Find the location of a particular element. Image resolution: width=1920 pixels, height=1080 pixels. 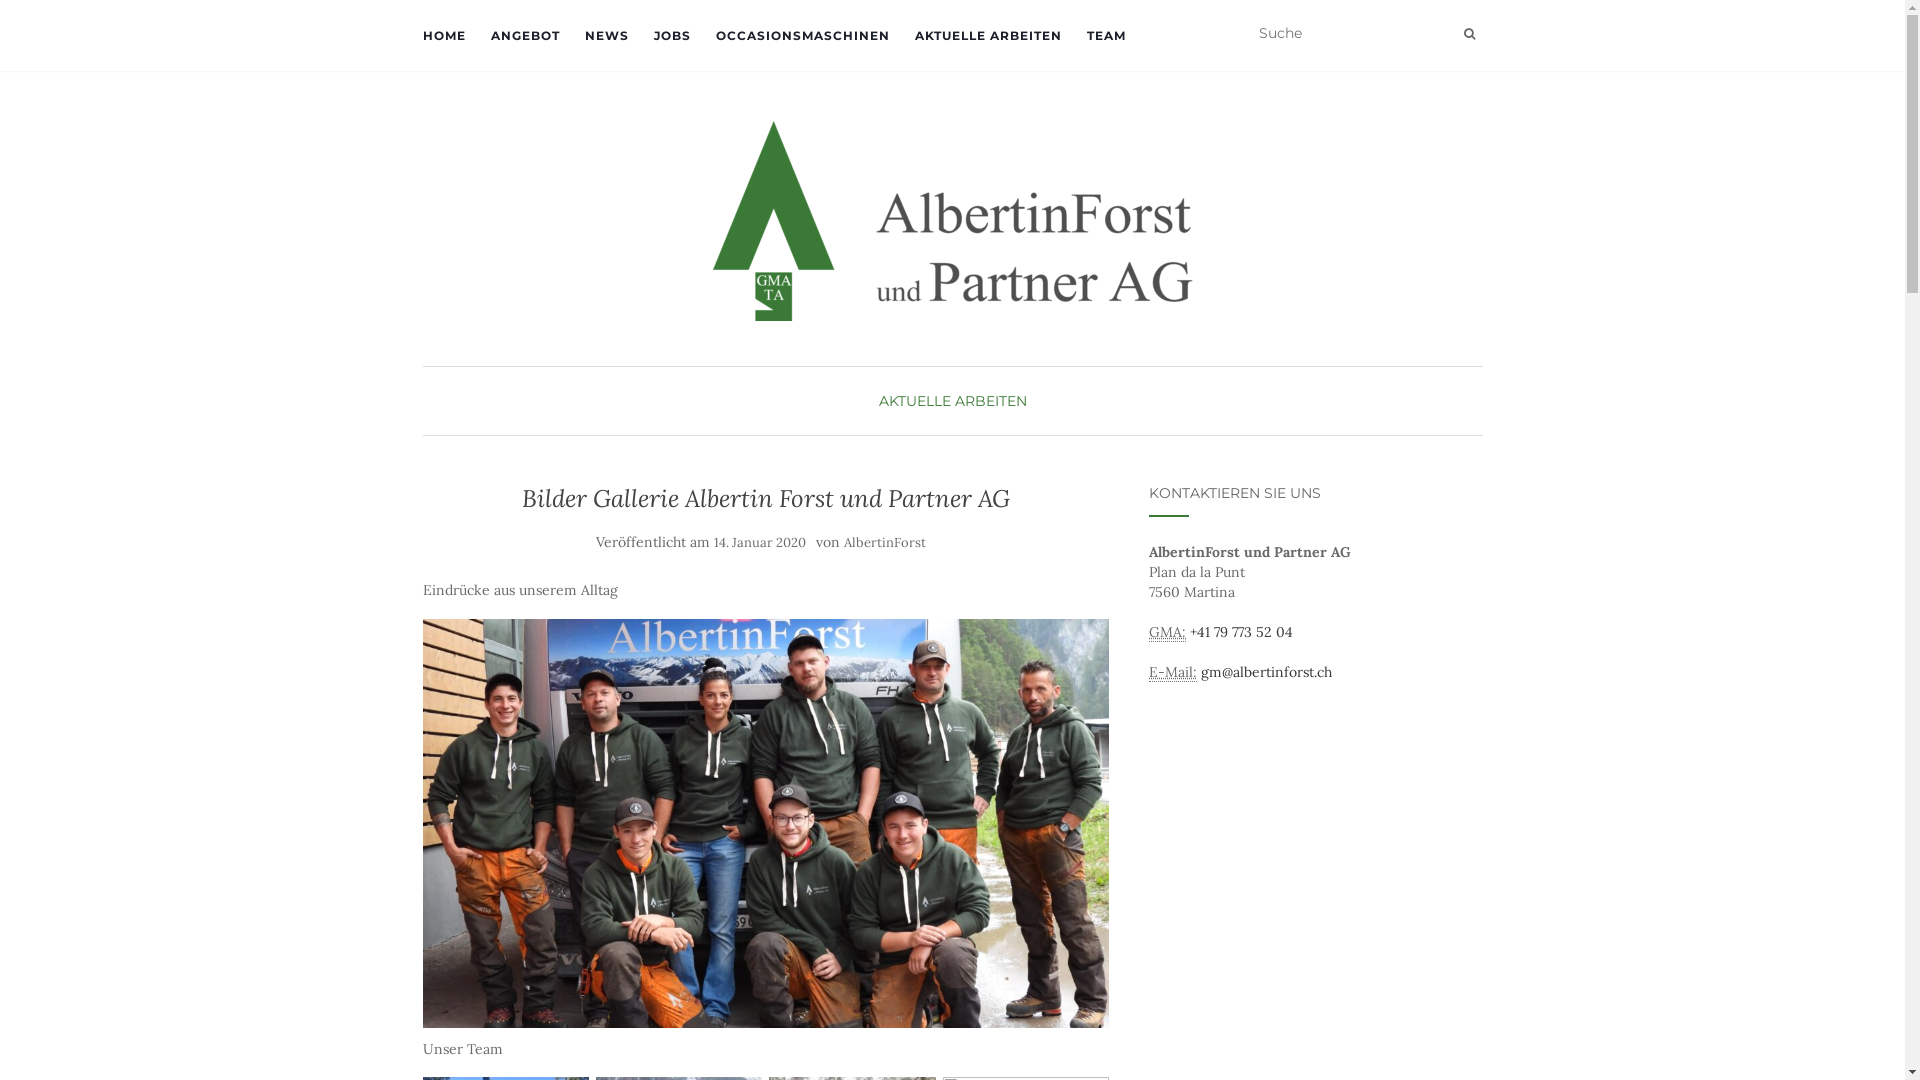

'gm@albertinforst.ch' is located at coordinates (1265, 671).